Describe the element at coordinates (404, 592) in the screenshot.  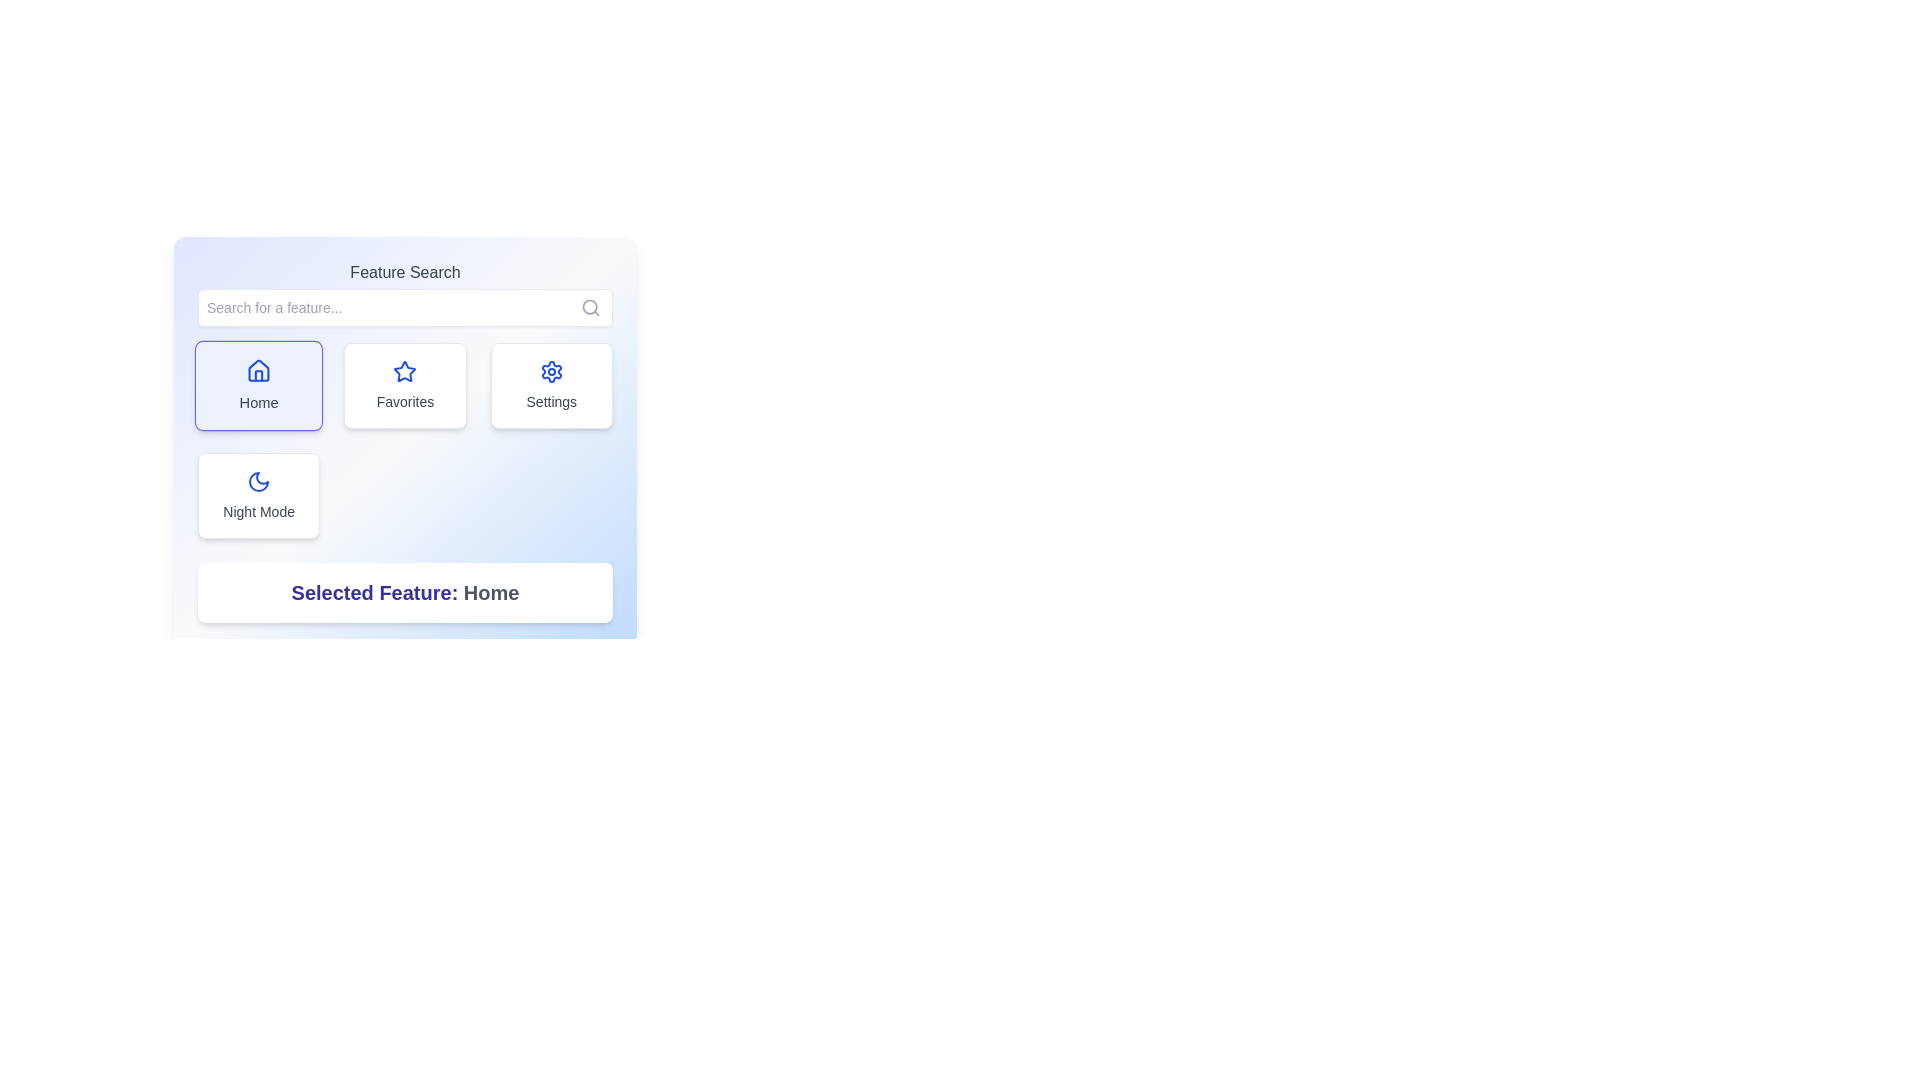
I see `the text label displaying 'Selected Feature: Home', which is styled in bold typography and indigo color, located at the bottom of the interface area` at that location.